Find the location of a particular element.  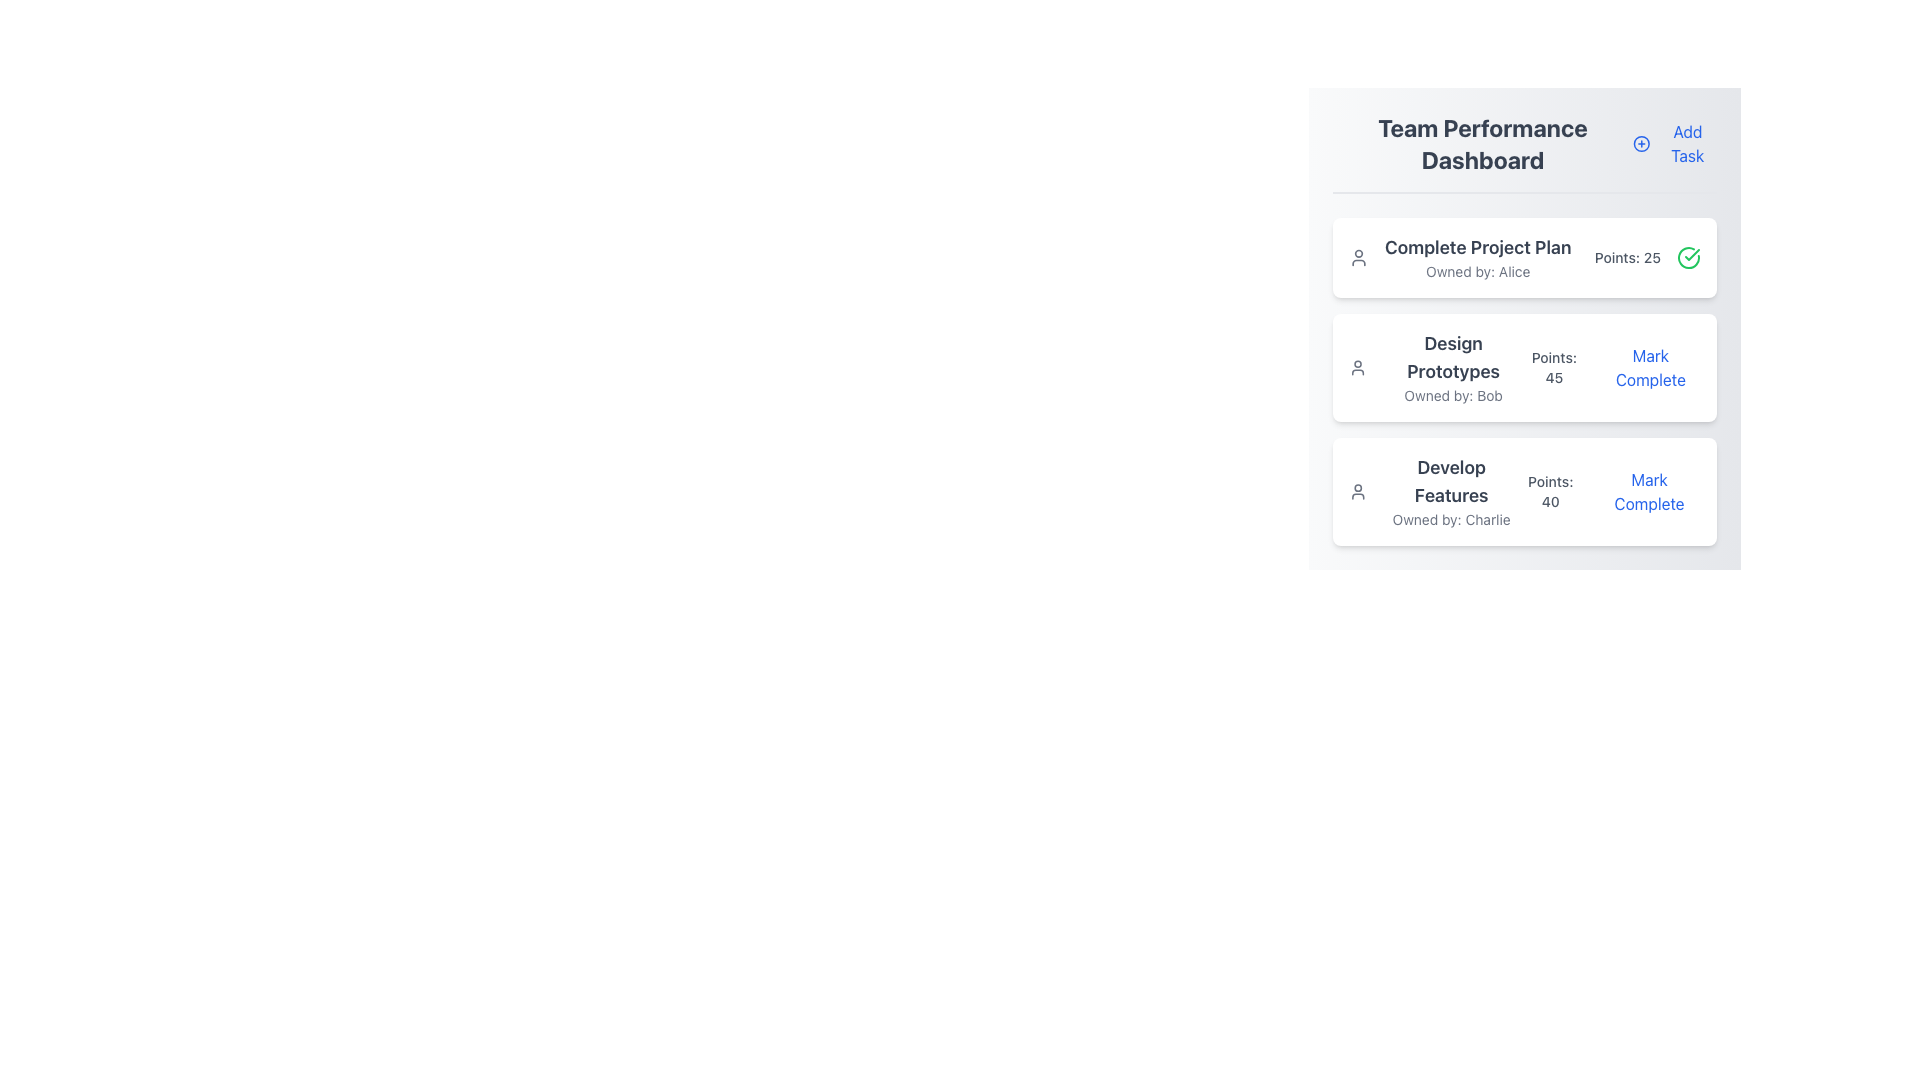

the 'Points: 40' text label, which is styled with a small font size, medium-weight text, and gray color, located at the bottom-right of the 'Develop Features' panel is located at coordinates (1549, 492).